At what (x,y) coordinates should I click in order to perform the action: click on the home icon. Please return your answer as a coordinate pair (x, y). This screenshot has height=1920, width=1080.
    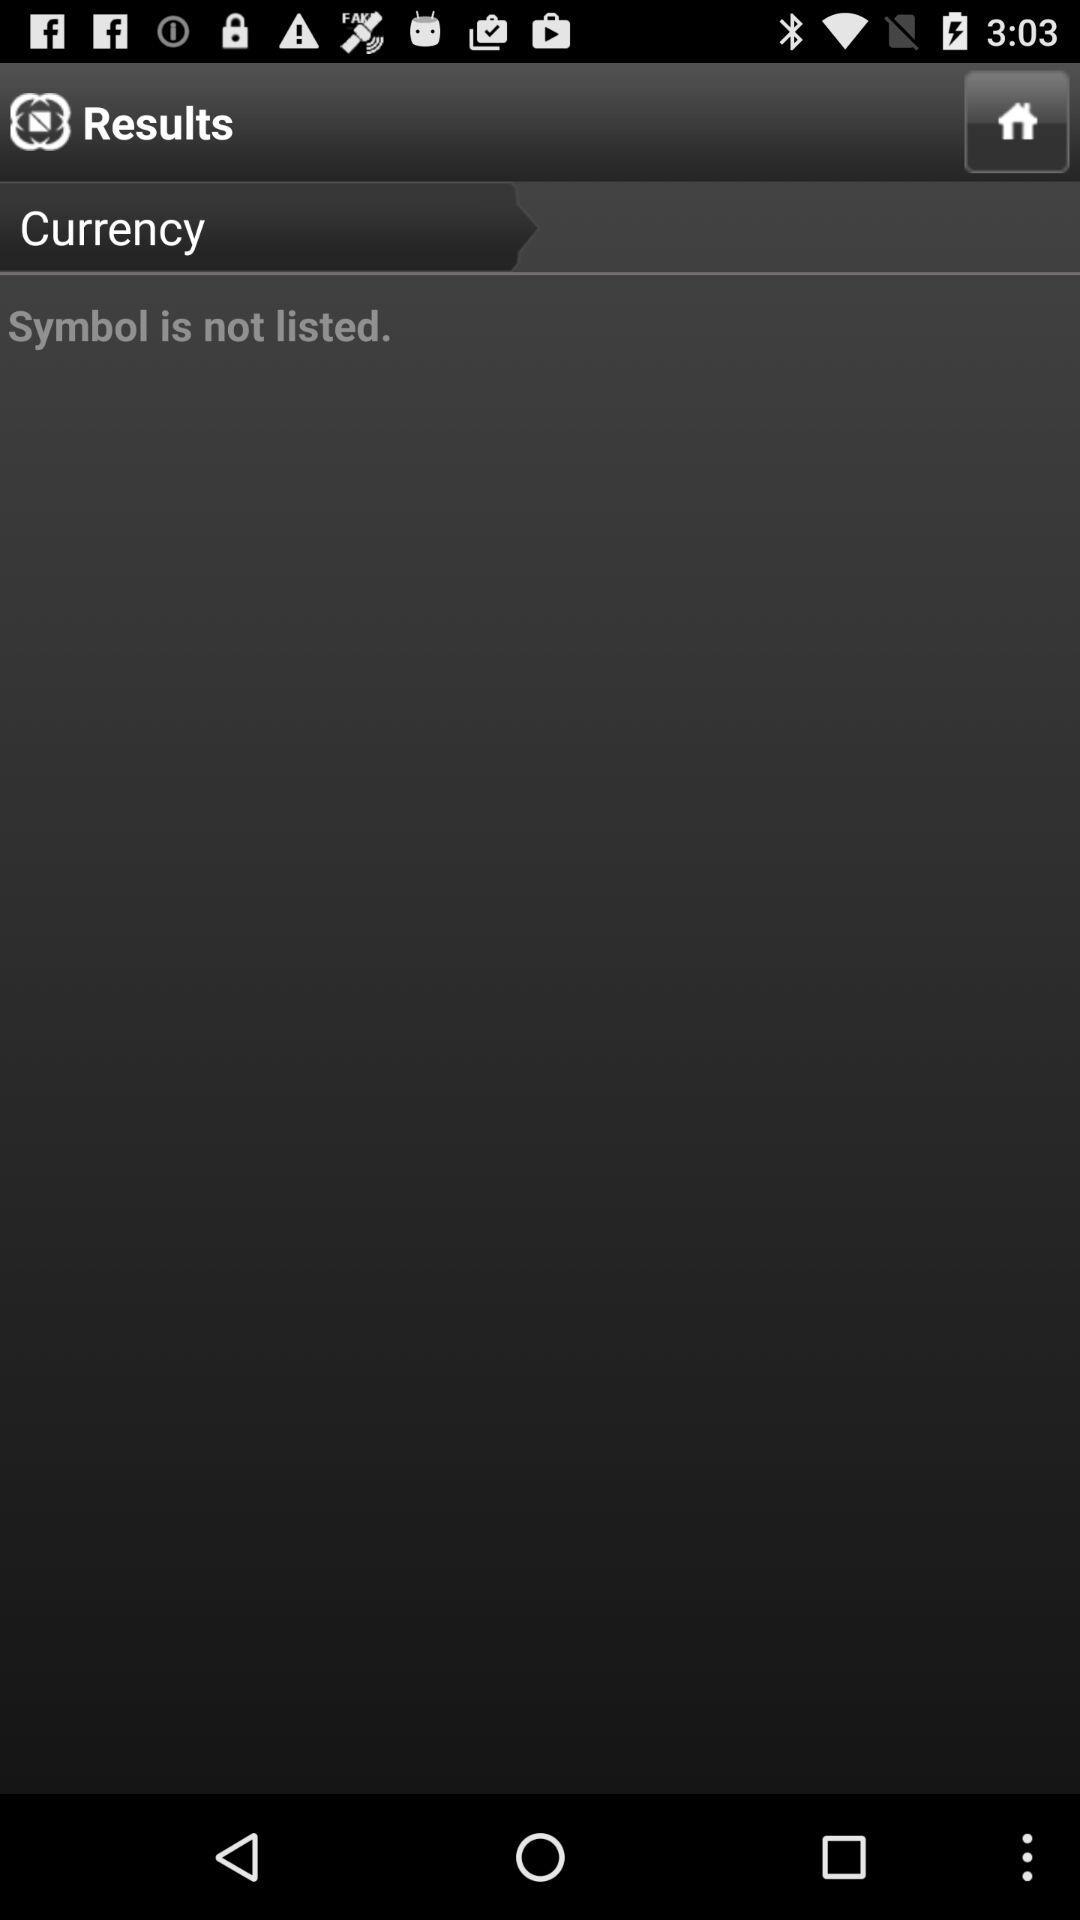
    Looking at the image, I should click on (1017, 129).